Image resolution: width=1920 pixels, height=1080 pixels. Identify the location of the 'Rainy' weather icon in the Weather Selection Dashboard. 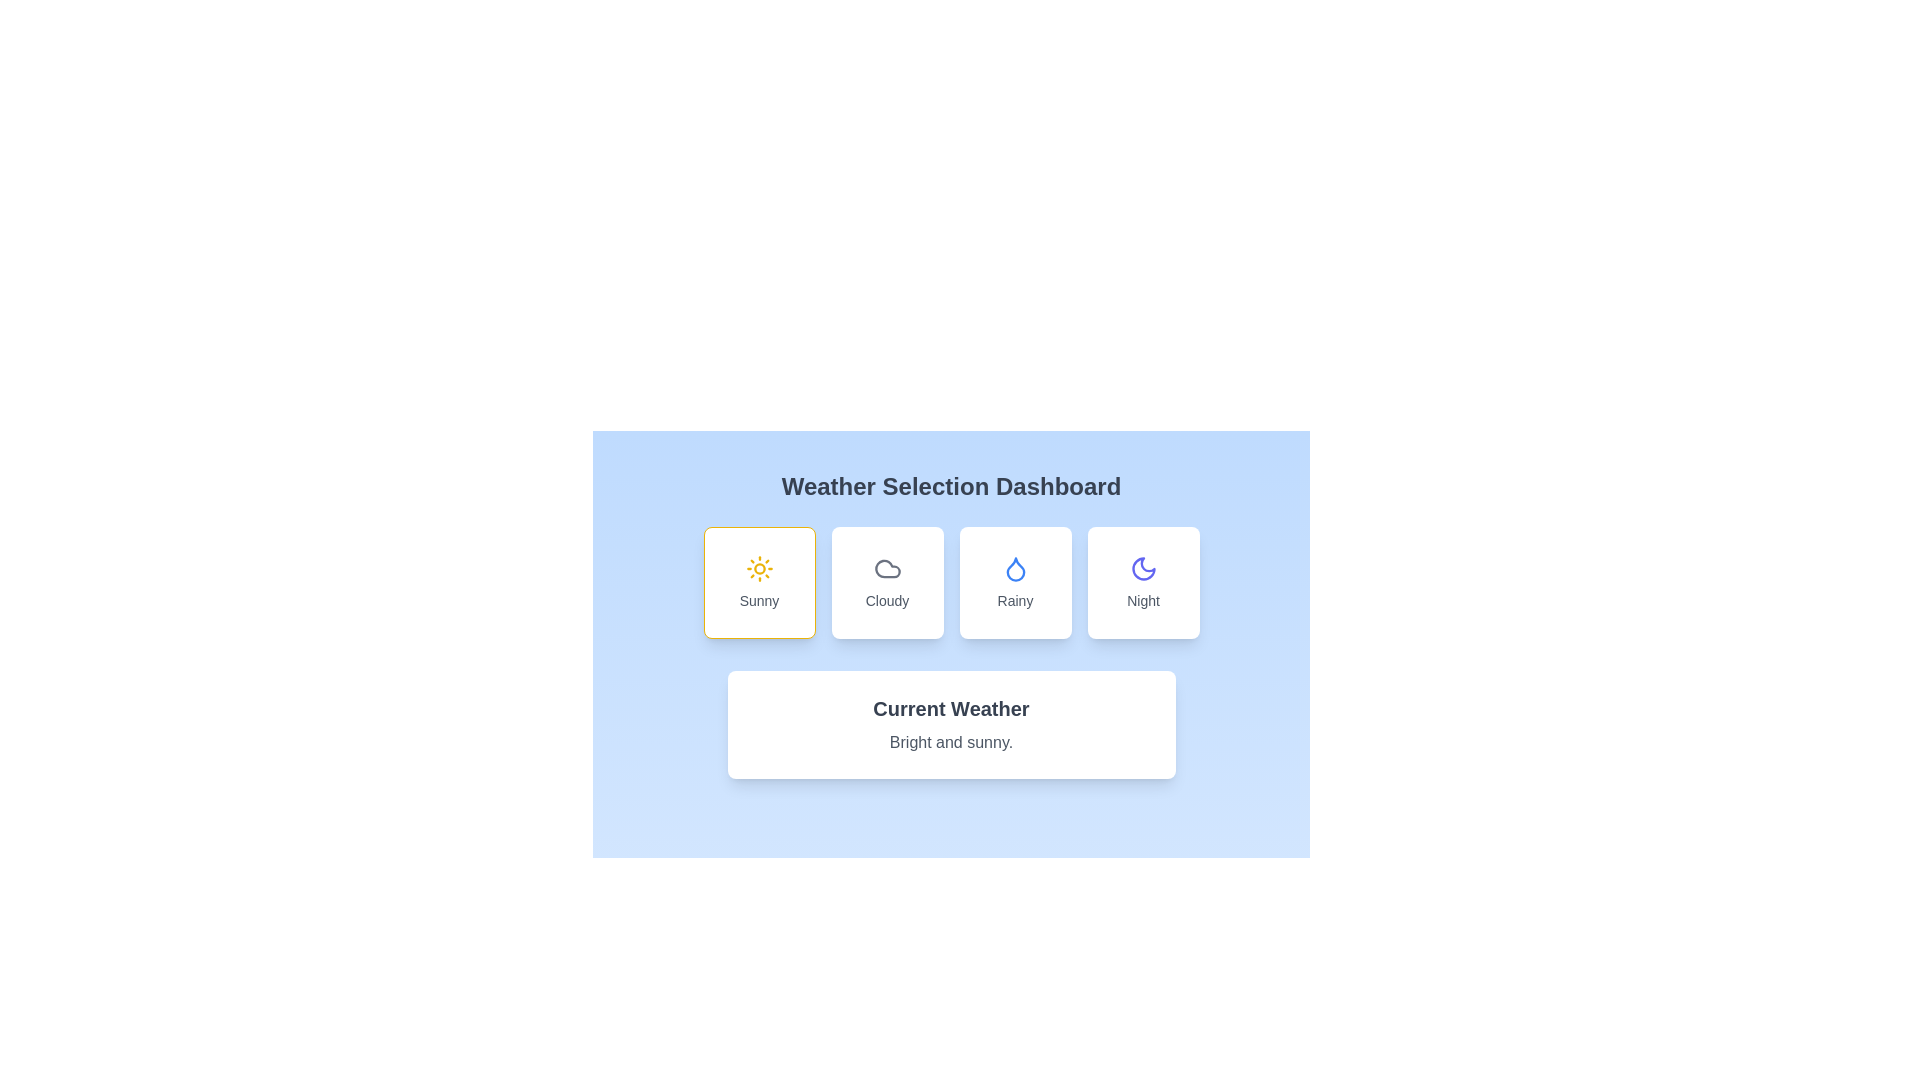
(1015, 569).